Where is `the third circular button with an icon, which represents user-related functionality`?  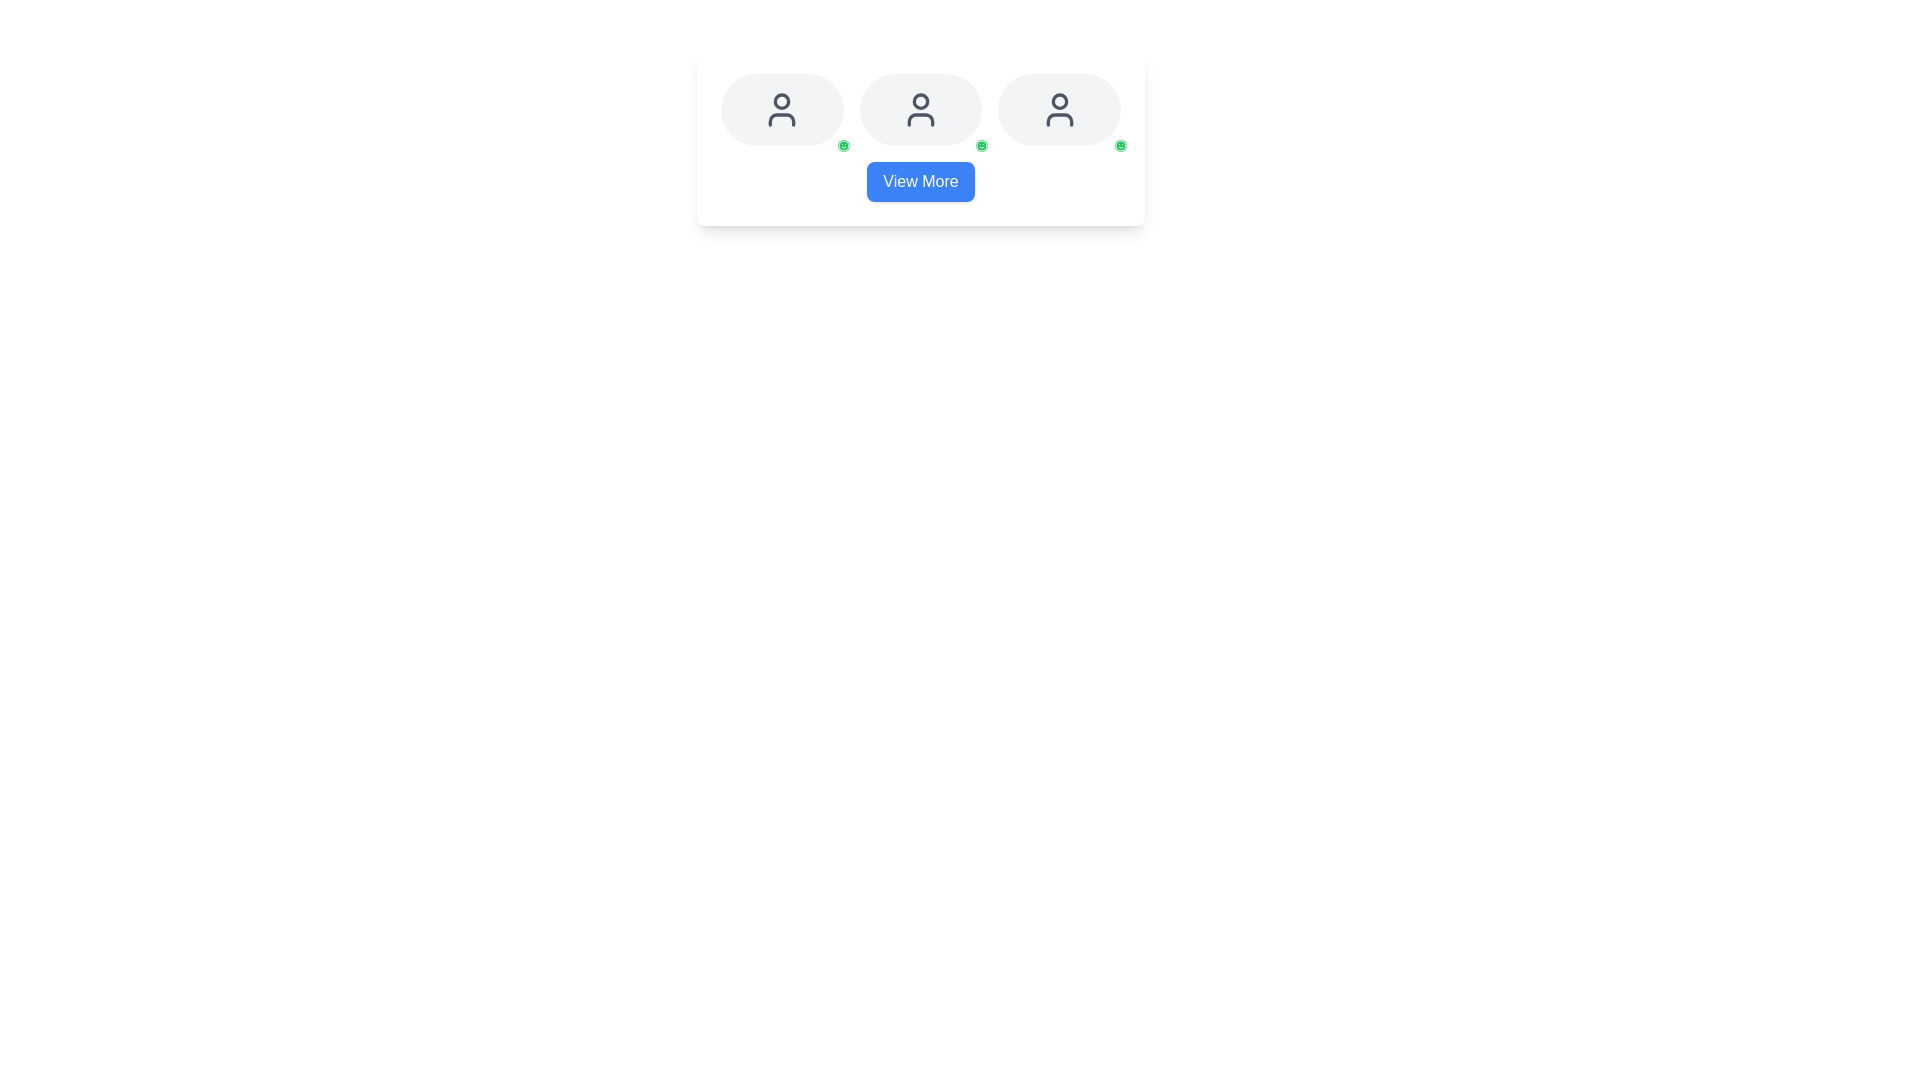
the third circular button with an icon, which represents user-related functionality is located at coordinates (1058, 110).